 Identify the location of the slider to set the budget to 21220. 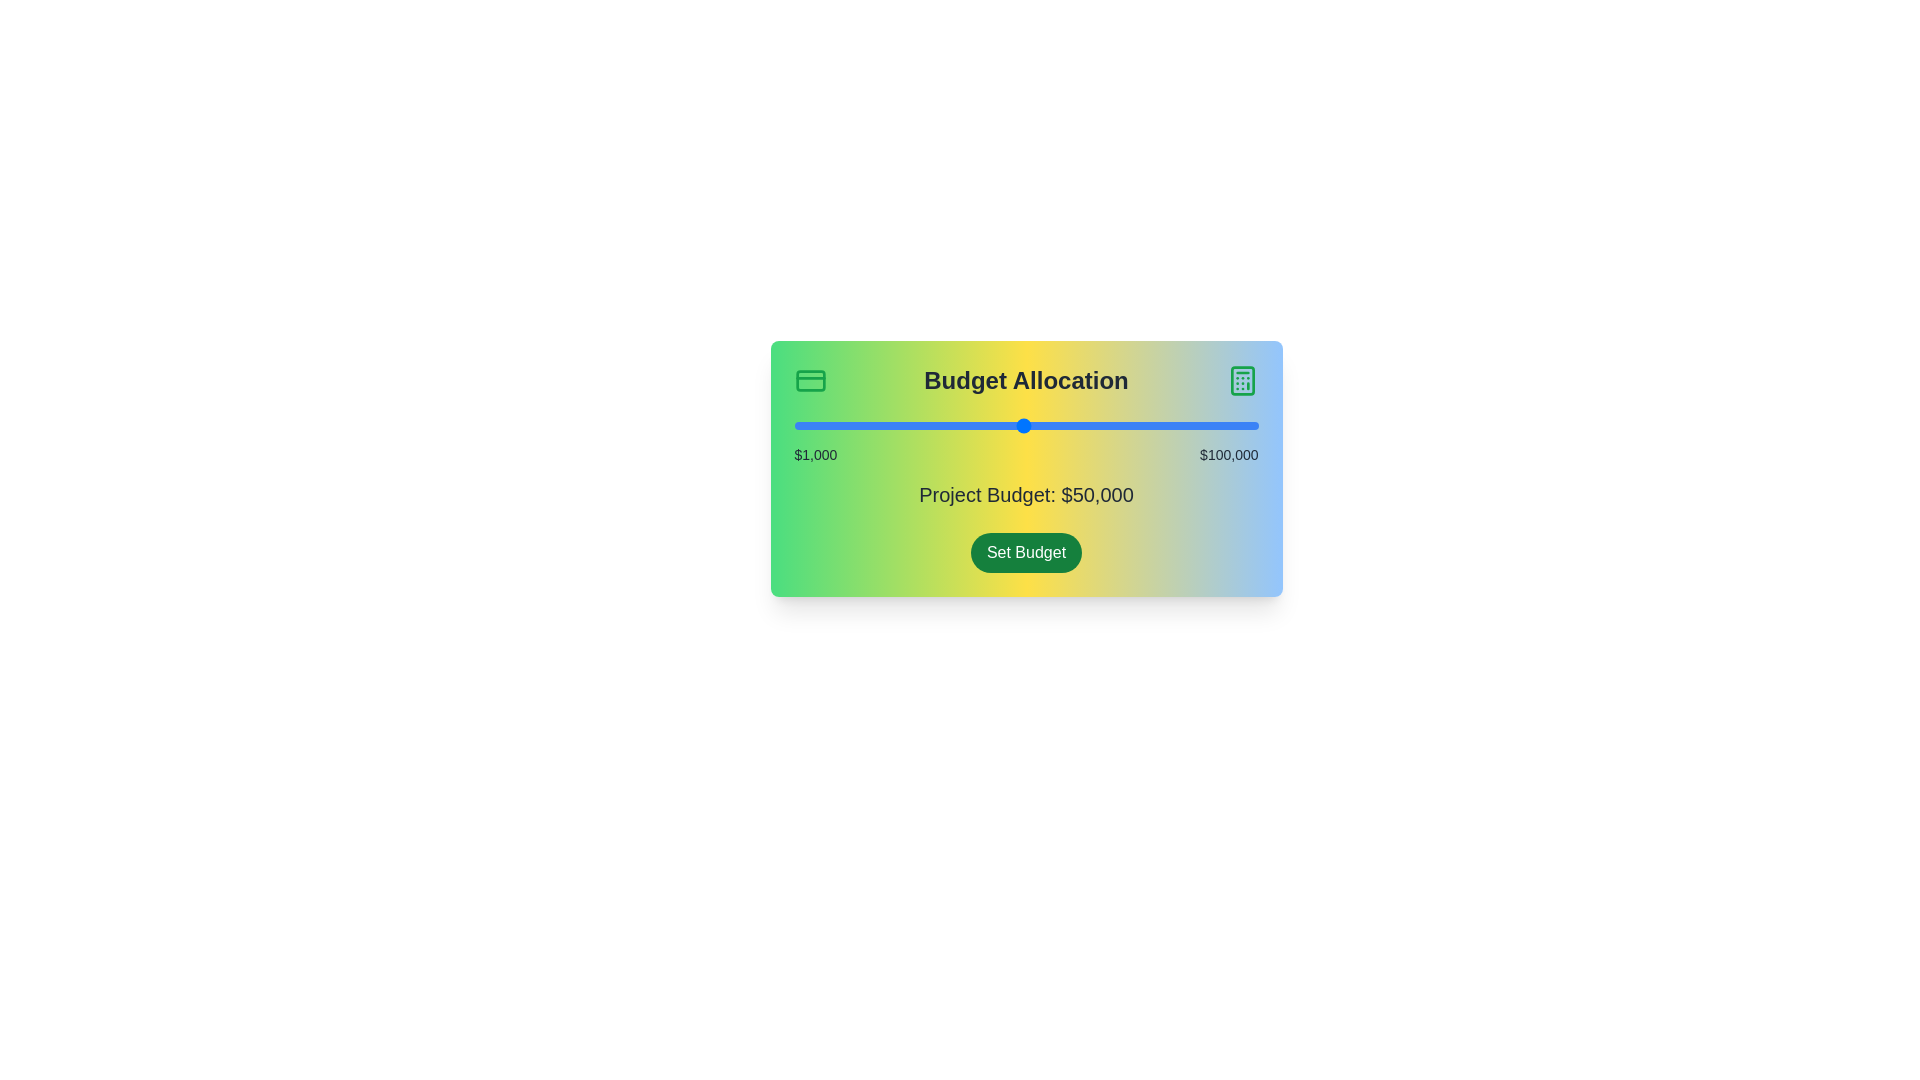
(888, 424).